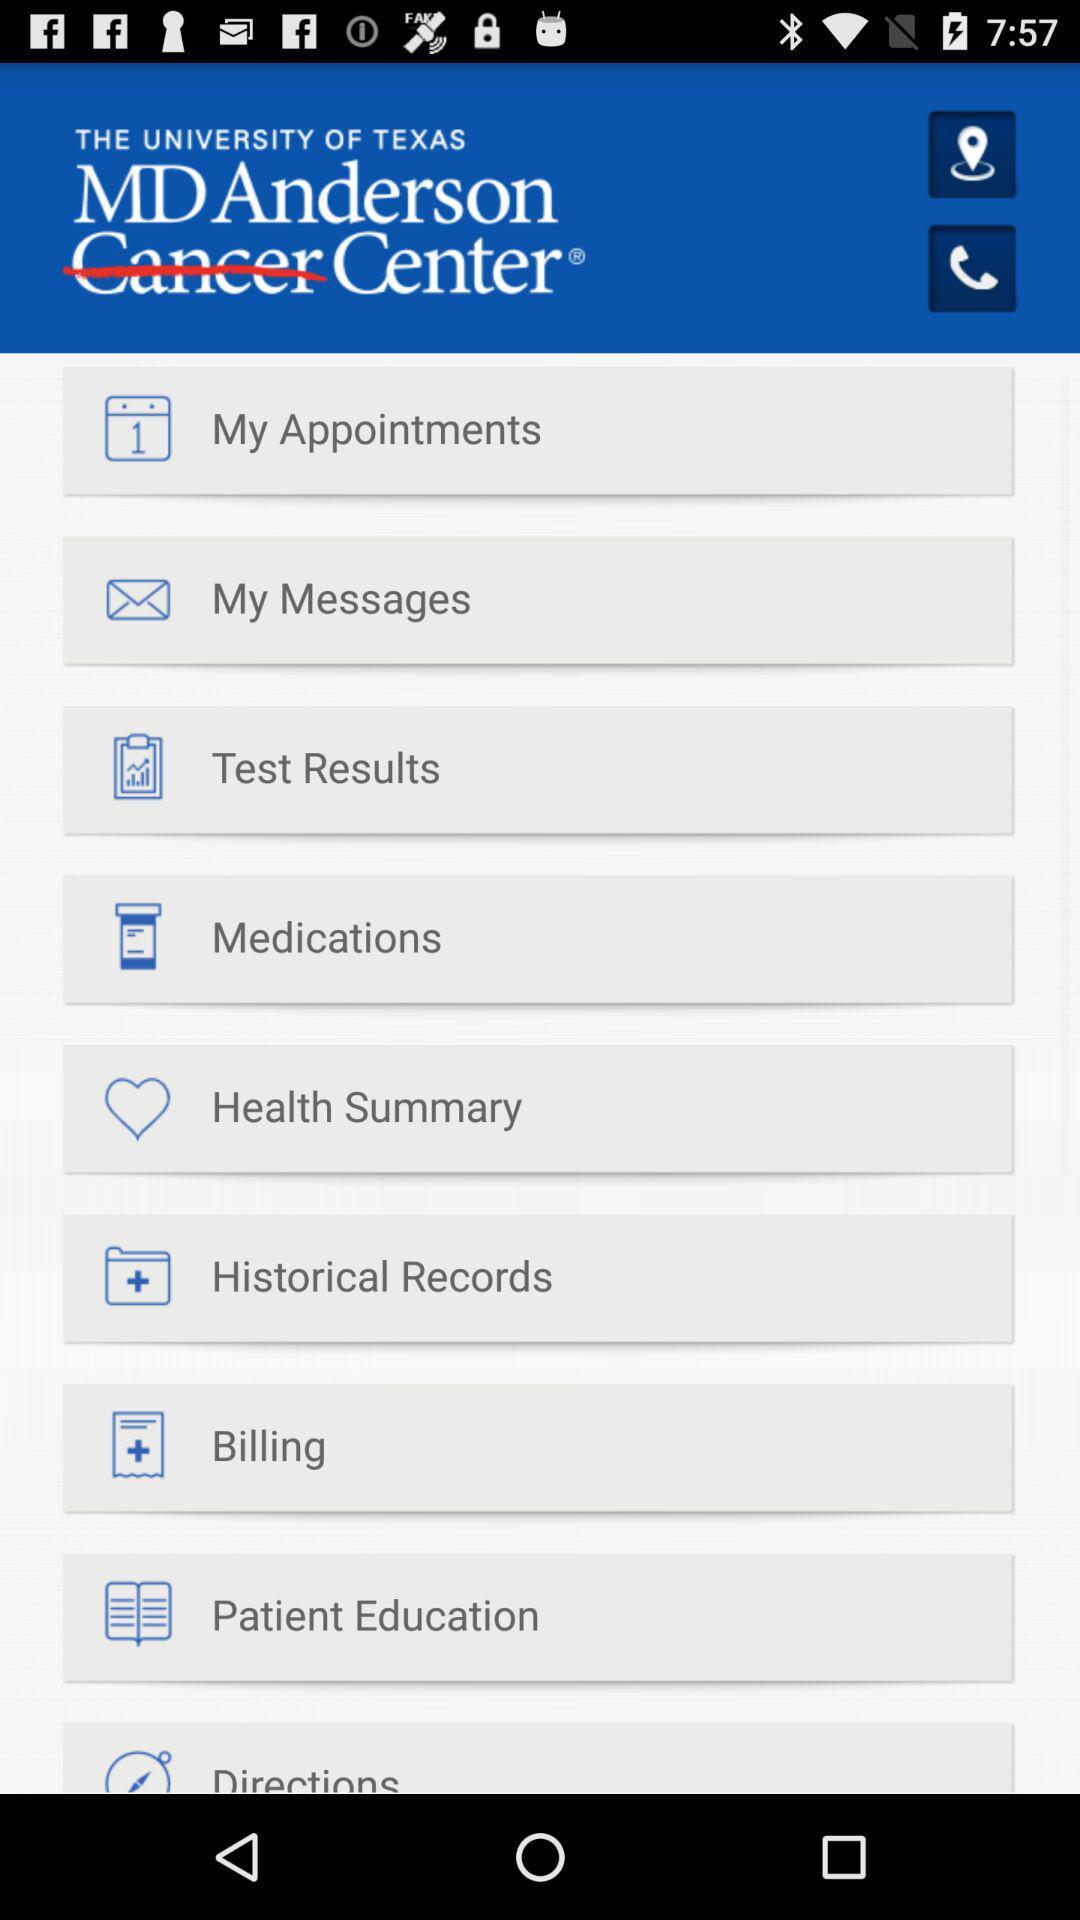 Image resolution: width=1080 pixels, height=1920 pixels. I want to click on medications icon, so click(251, 945).